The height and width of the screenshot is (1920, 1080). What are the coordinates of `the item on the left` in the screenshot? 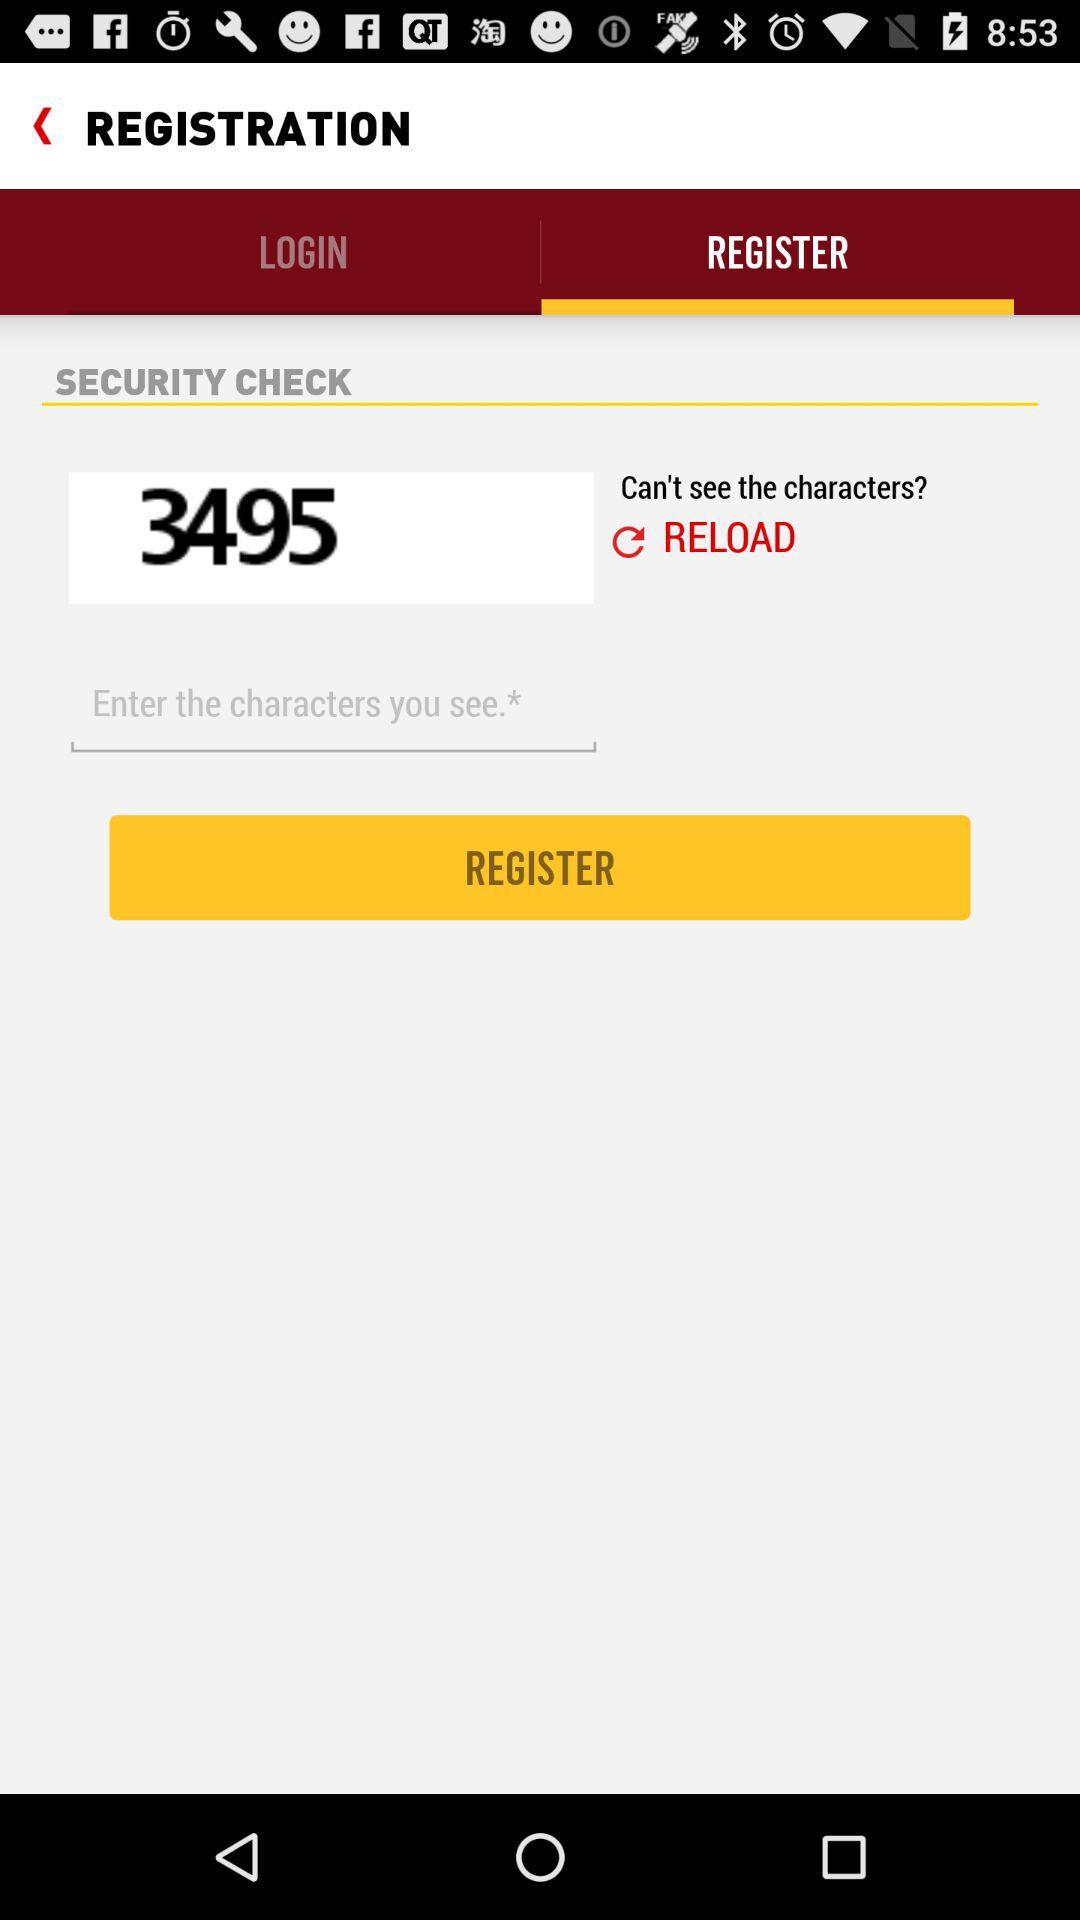 It's located at (332, 703).